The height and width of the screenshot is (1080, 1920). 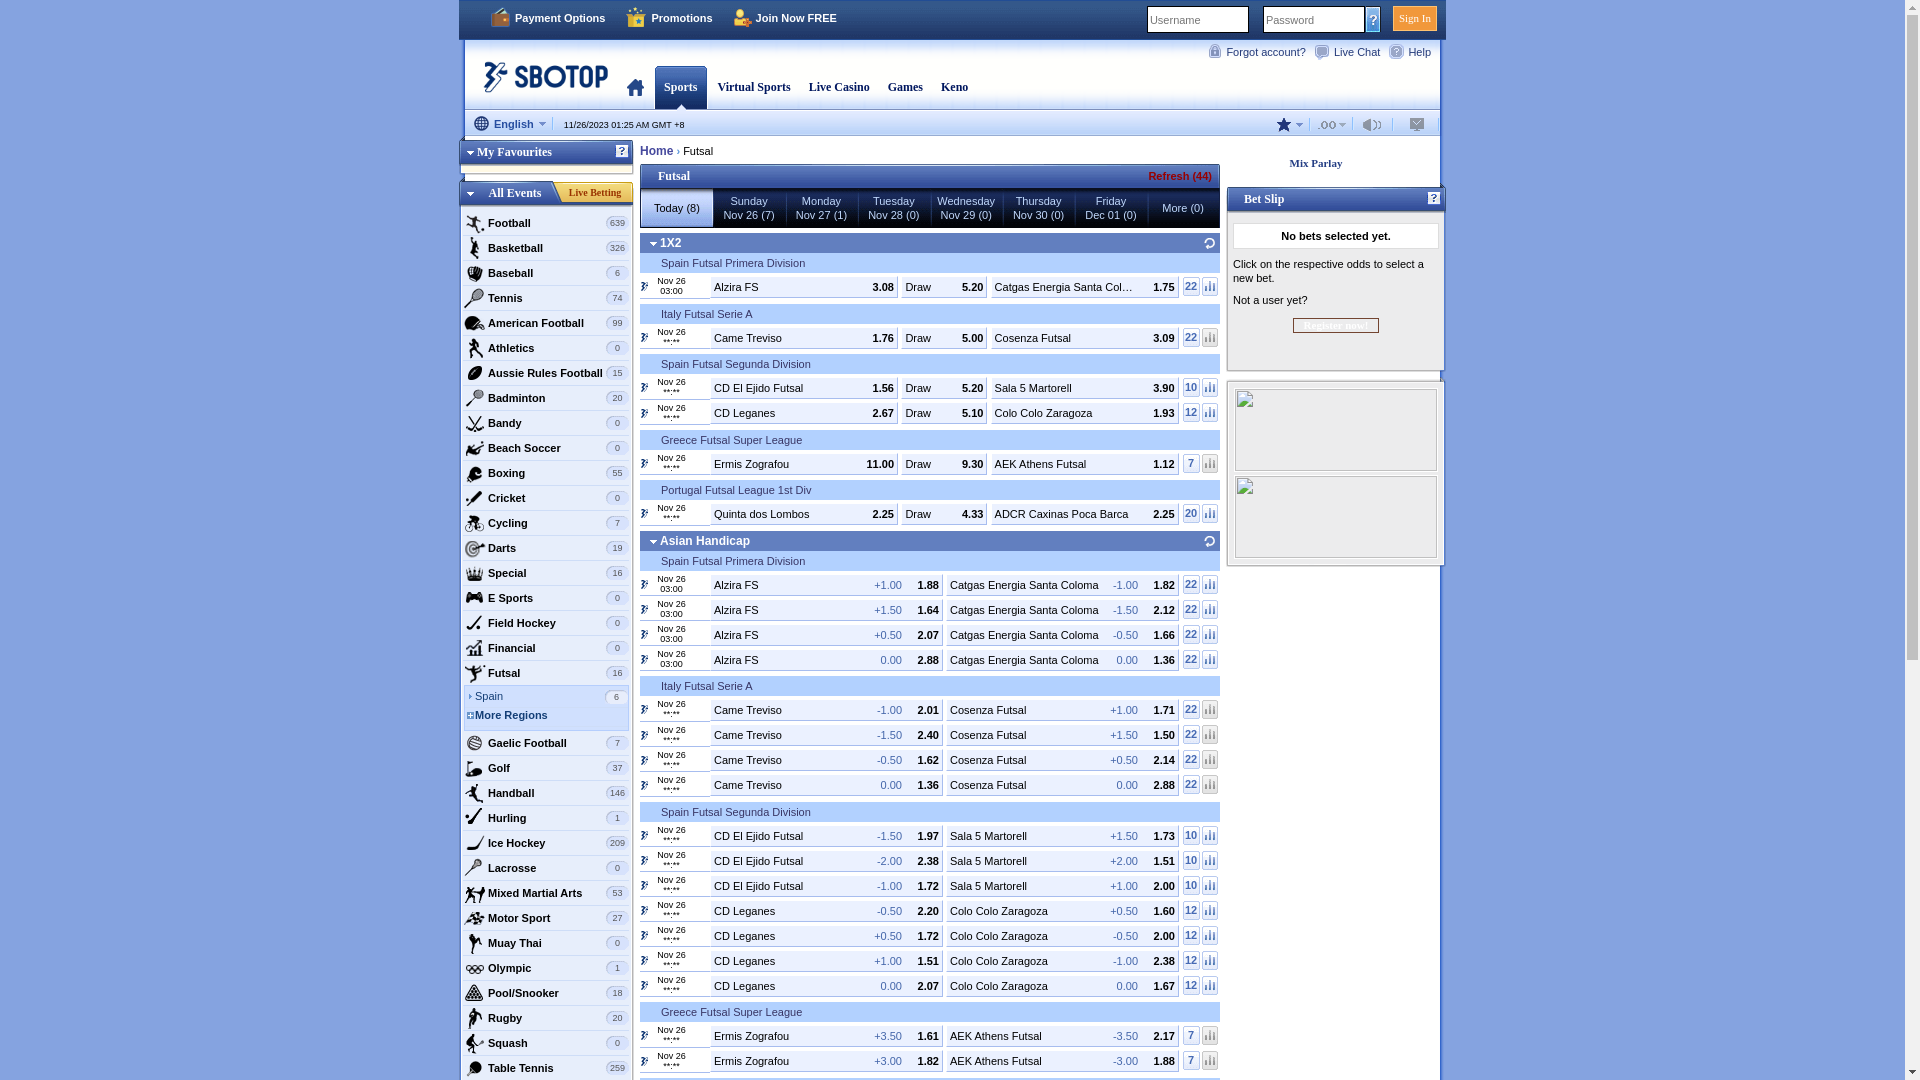 What do you see at coordinates (943, 286) in the screenshot?
I see `'5.20` at bounding box center [943, 286].